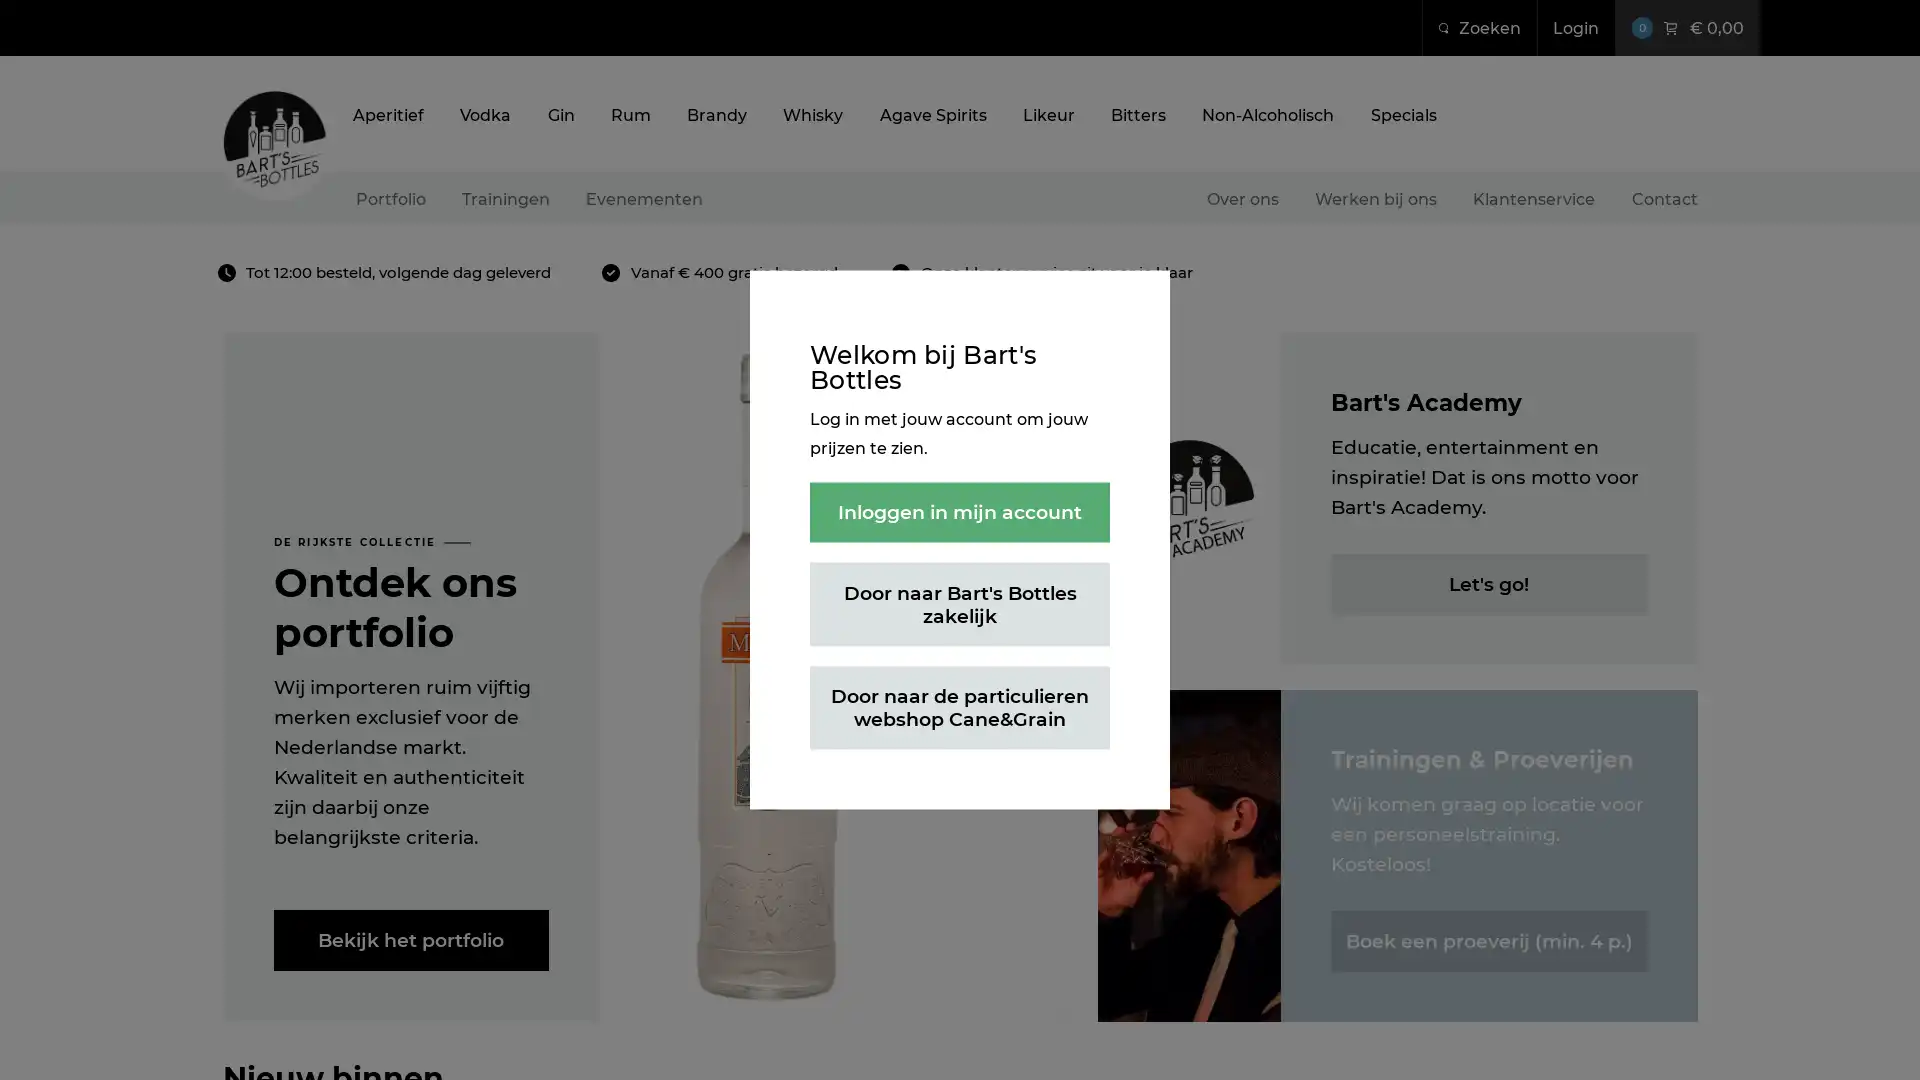 The image size is (1920, 1080). Describe the element at coordinates (960, 511) in the screenshot. I see `Inloggen in mijn account` at that location.